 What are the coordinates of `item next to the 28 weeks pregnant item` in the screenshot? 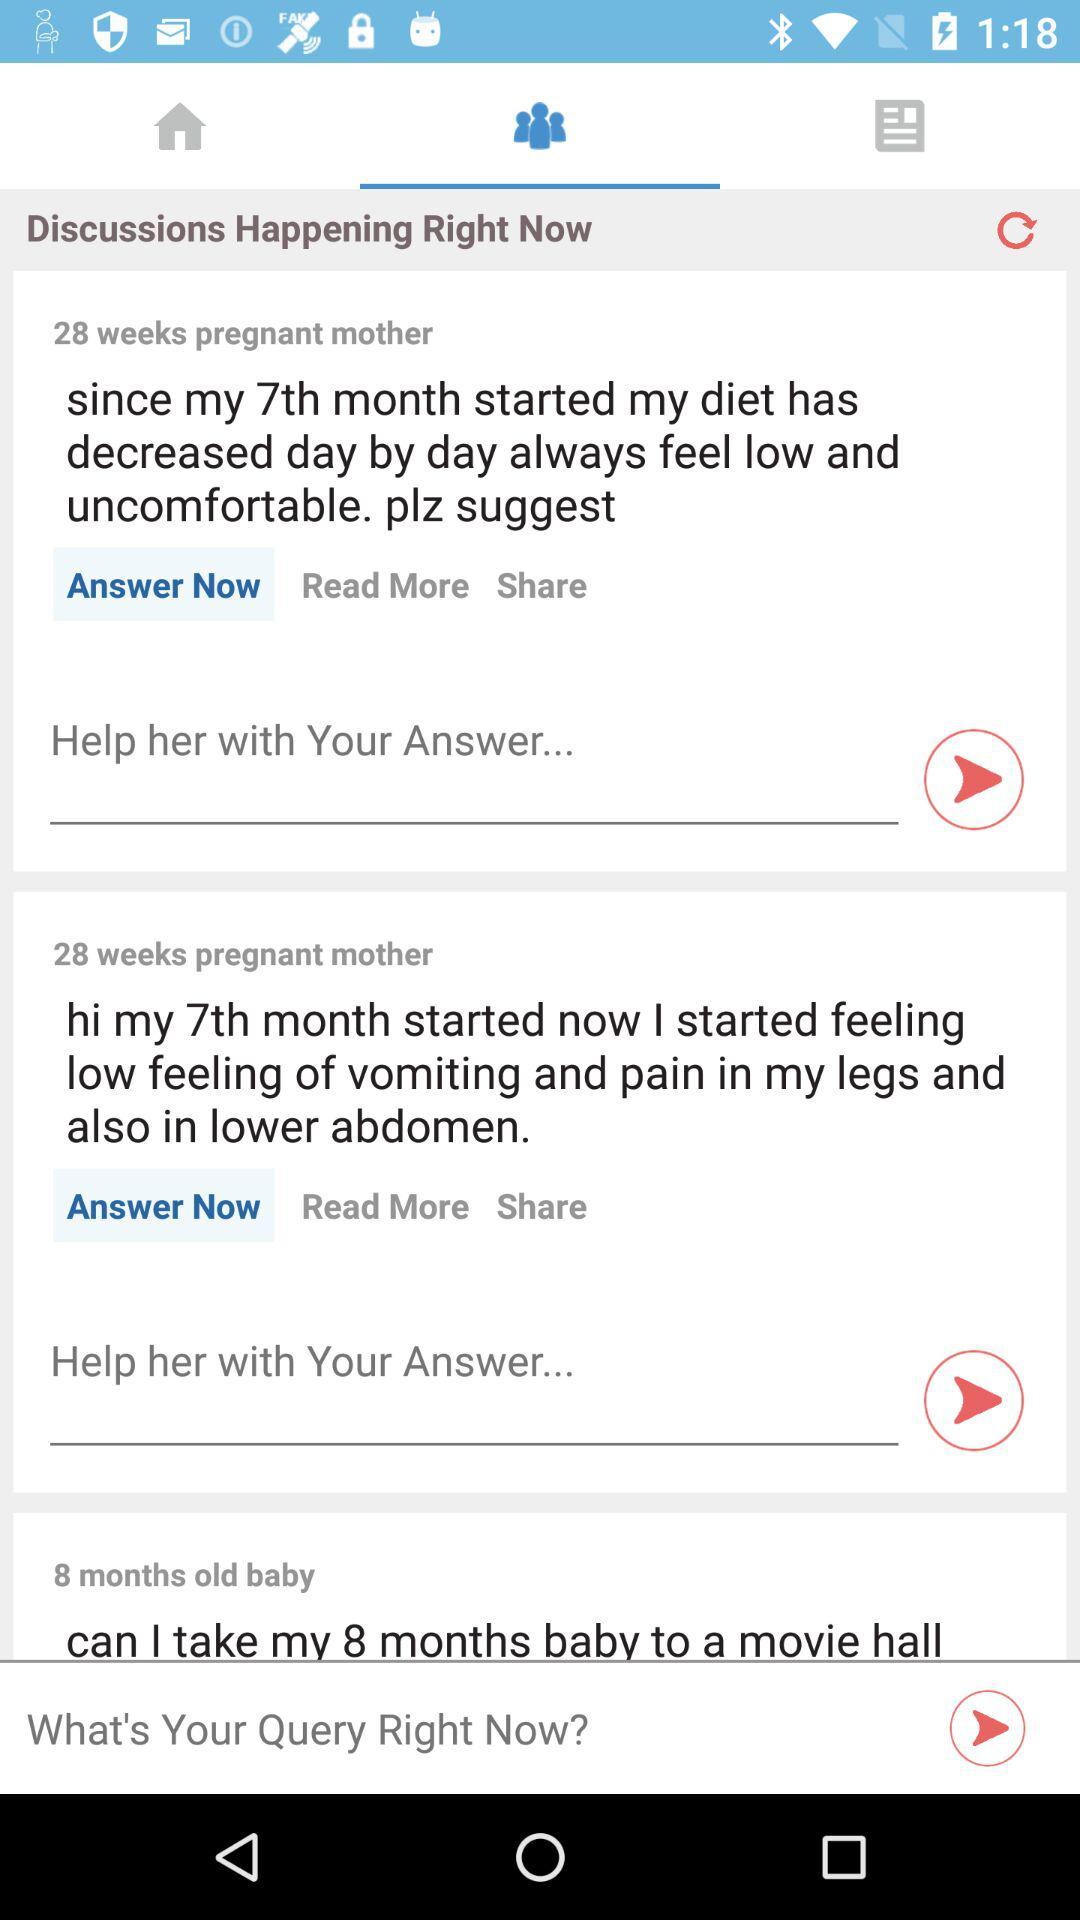 It's located at (743, 309).